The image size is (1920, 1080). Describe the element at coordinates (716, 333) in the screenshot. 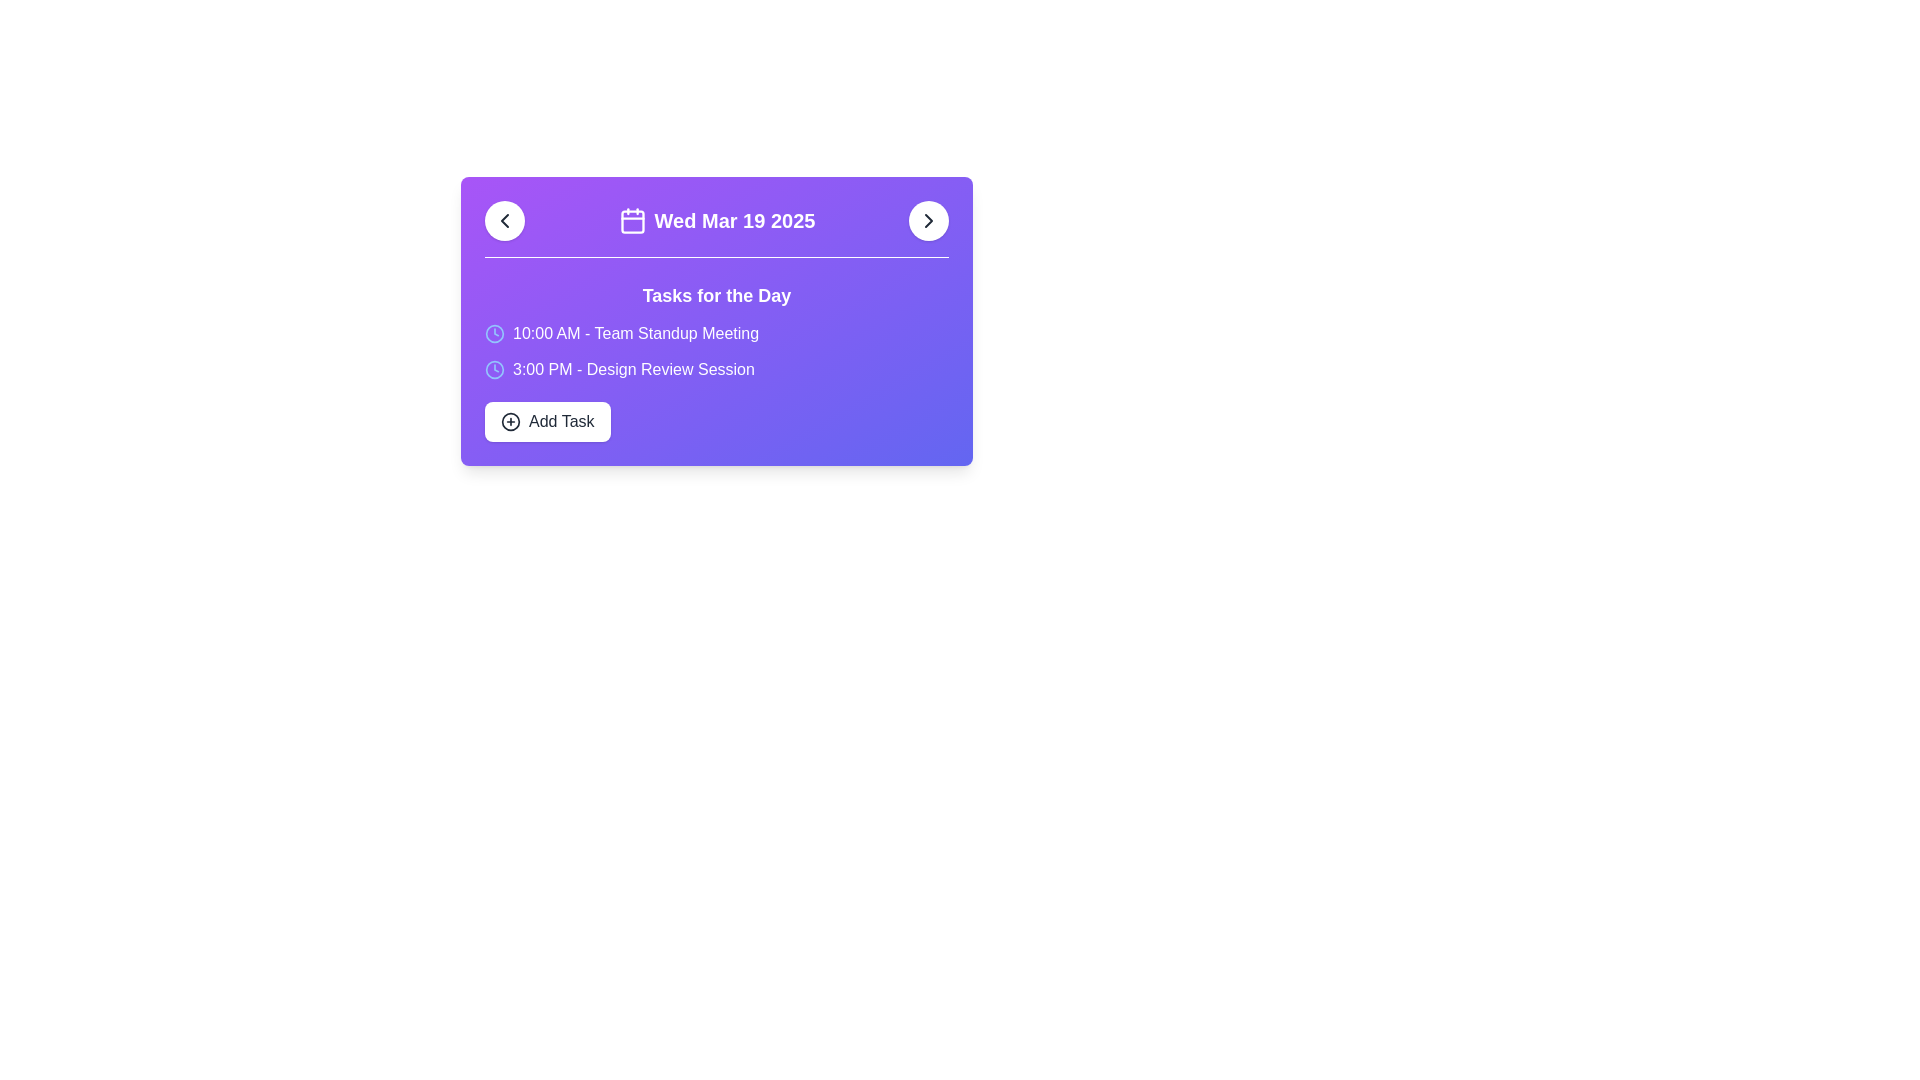

I see `the text element reading '10:00 AM - Team Standup Meeting' with a clock icon on its left, located in the 'Tasks for the Day' section` at that location.